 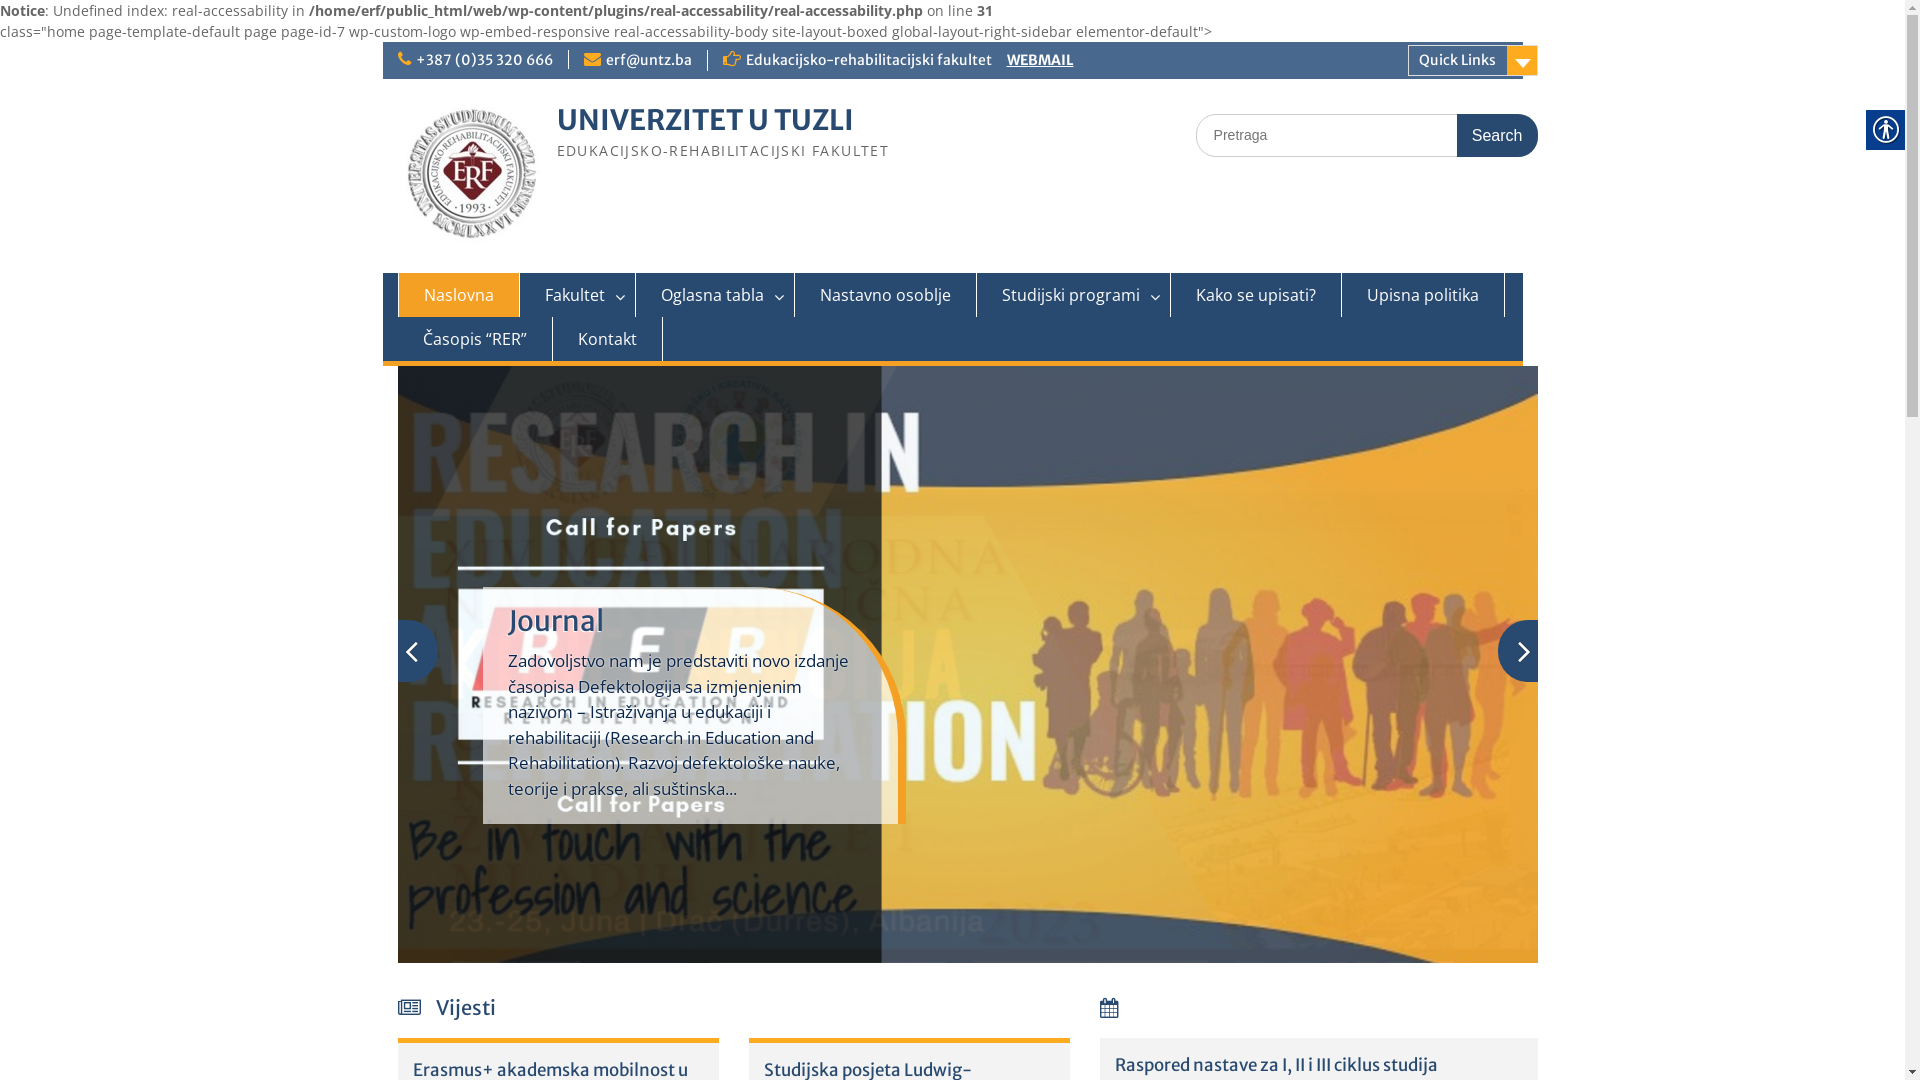 What do you see at coordinates (605, 338) in the screenshot?
I see `'Kontakt'` at bounding box center [605, 338].